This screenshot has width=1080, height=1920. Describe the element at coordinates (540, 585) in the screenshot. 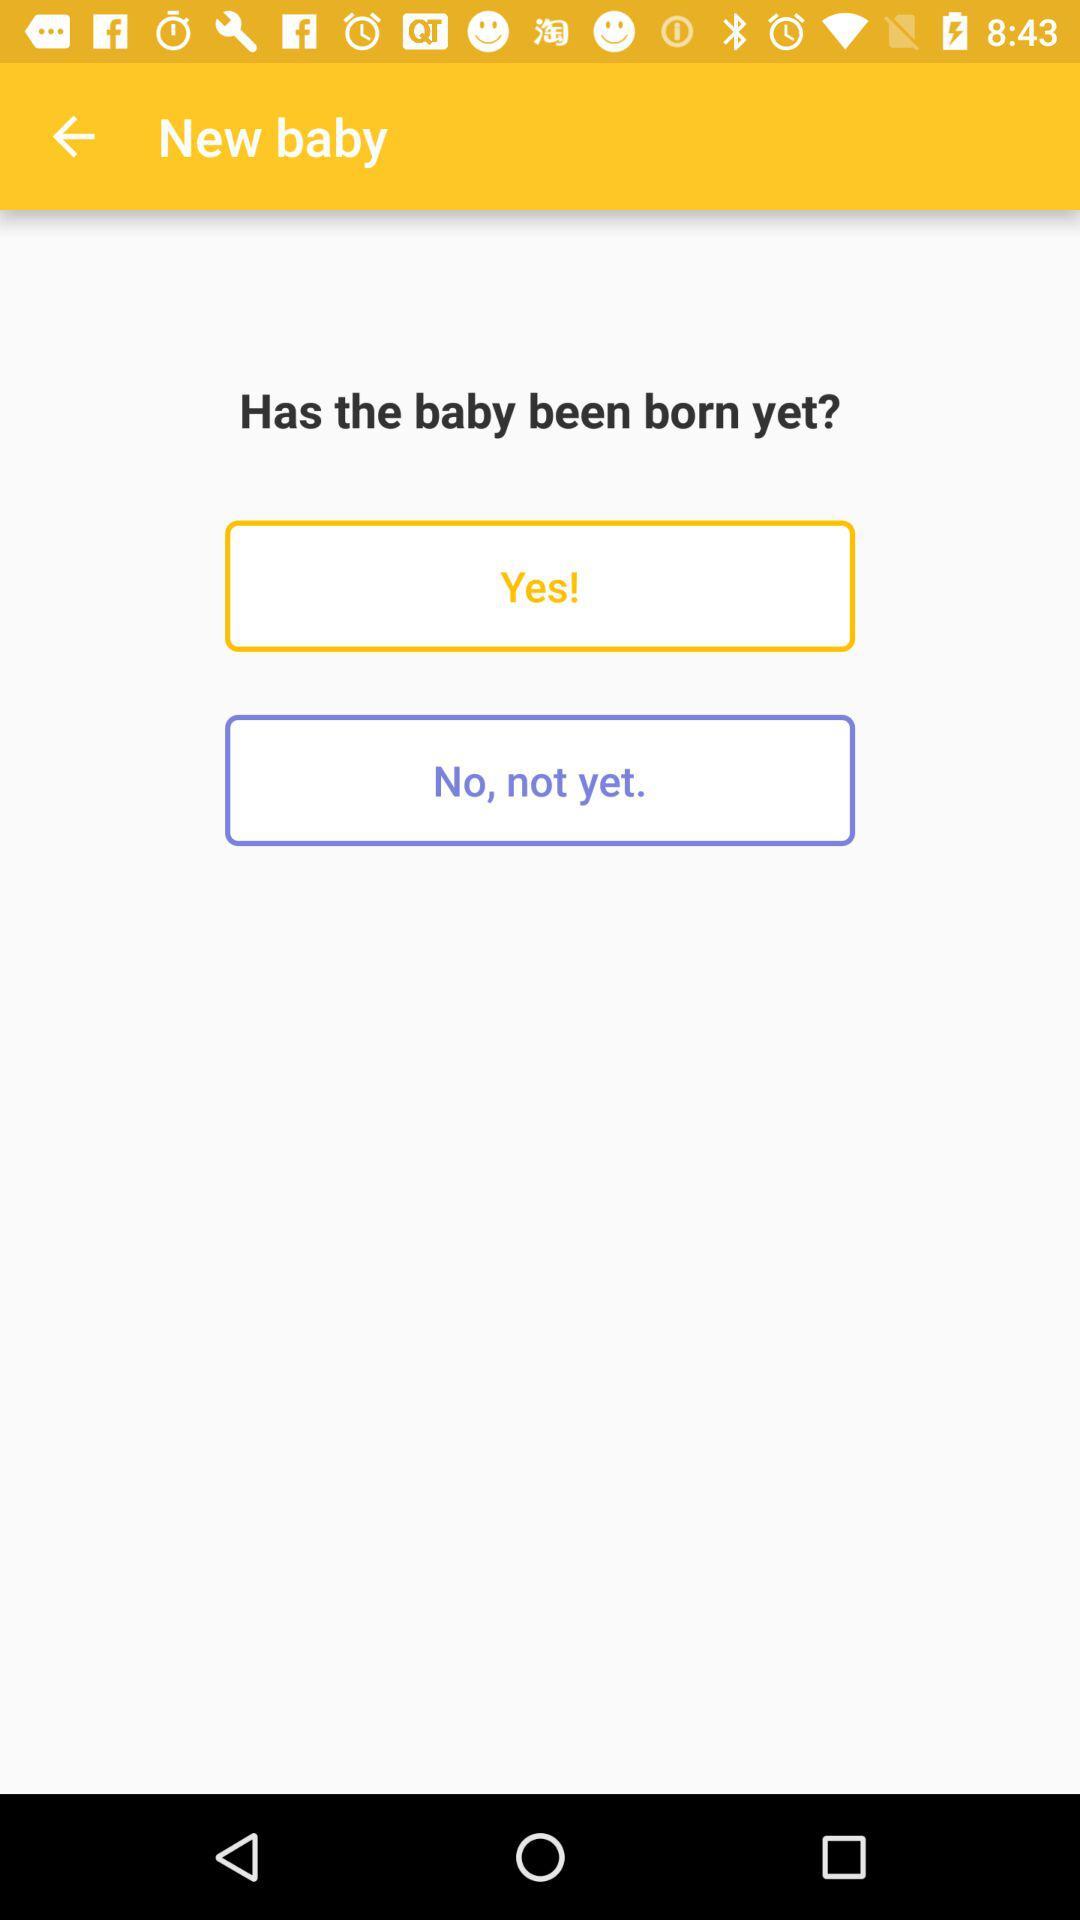

I see `yes!` at that location.